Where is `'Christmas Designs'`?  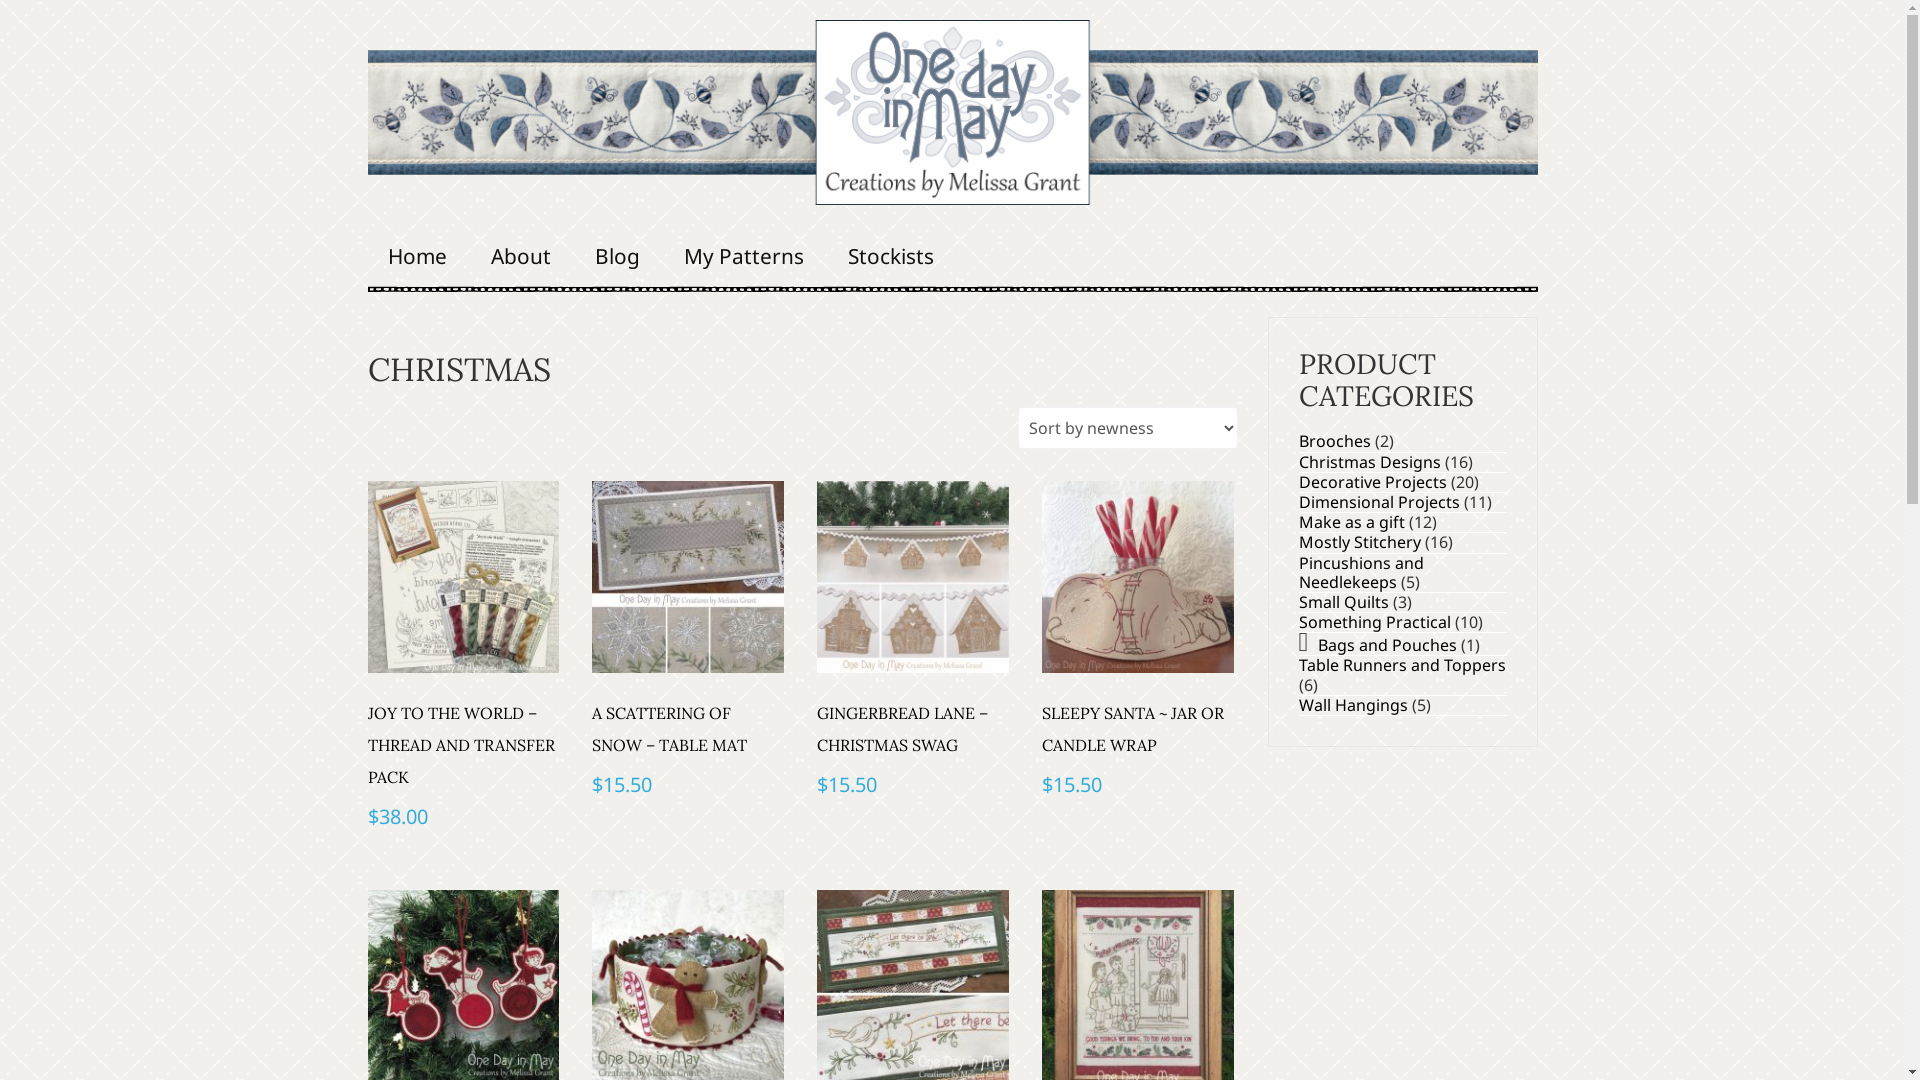 'Christmas Designs' is located at coordinates (1367, 462).